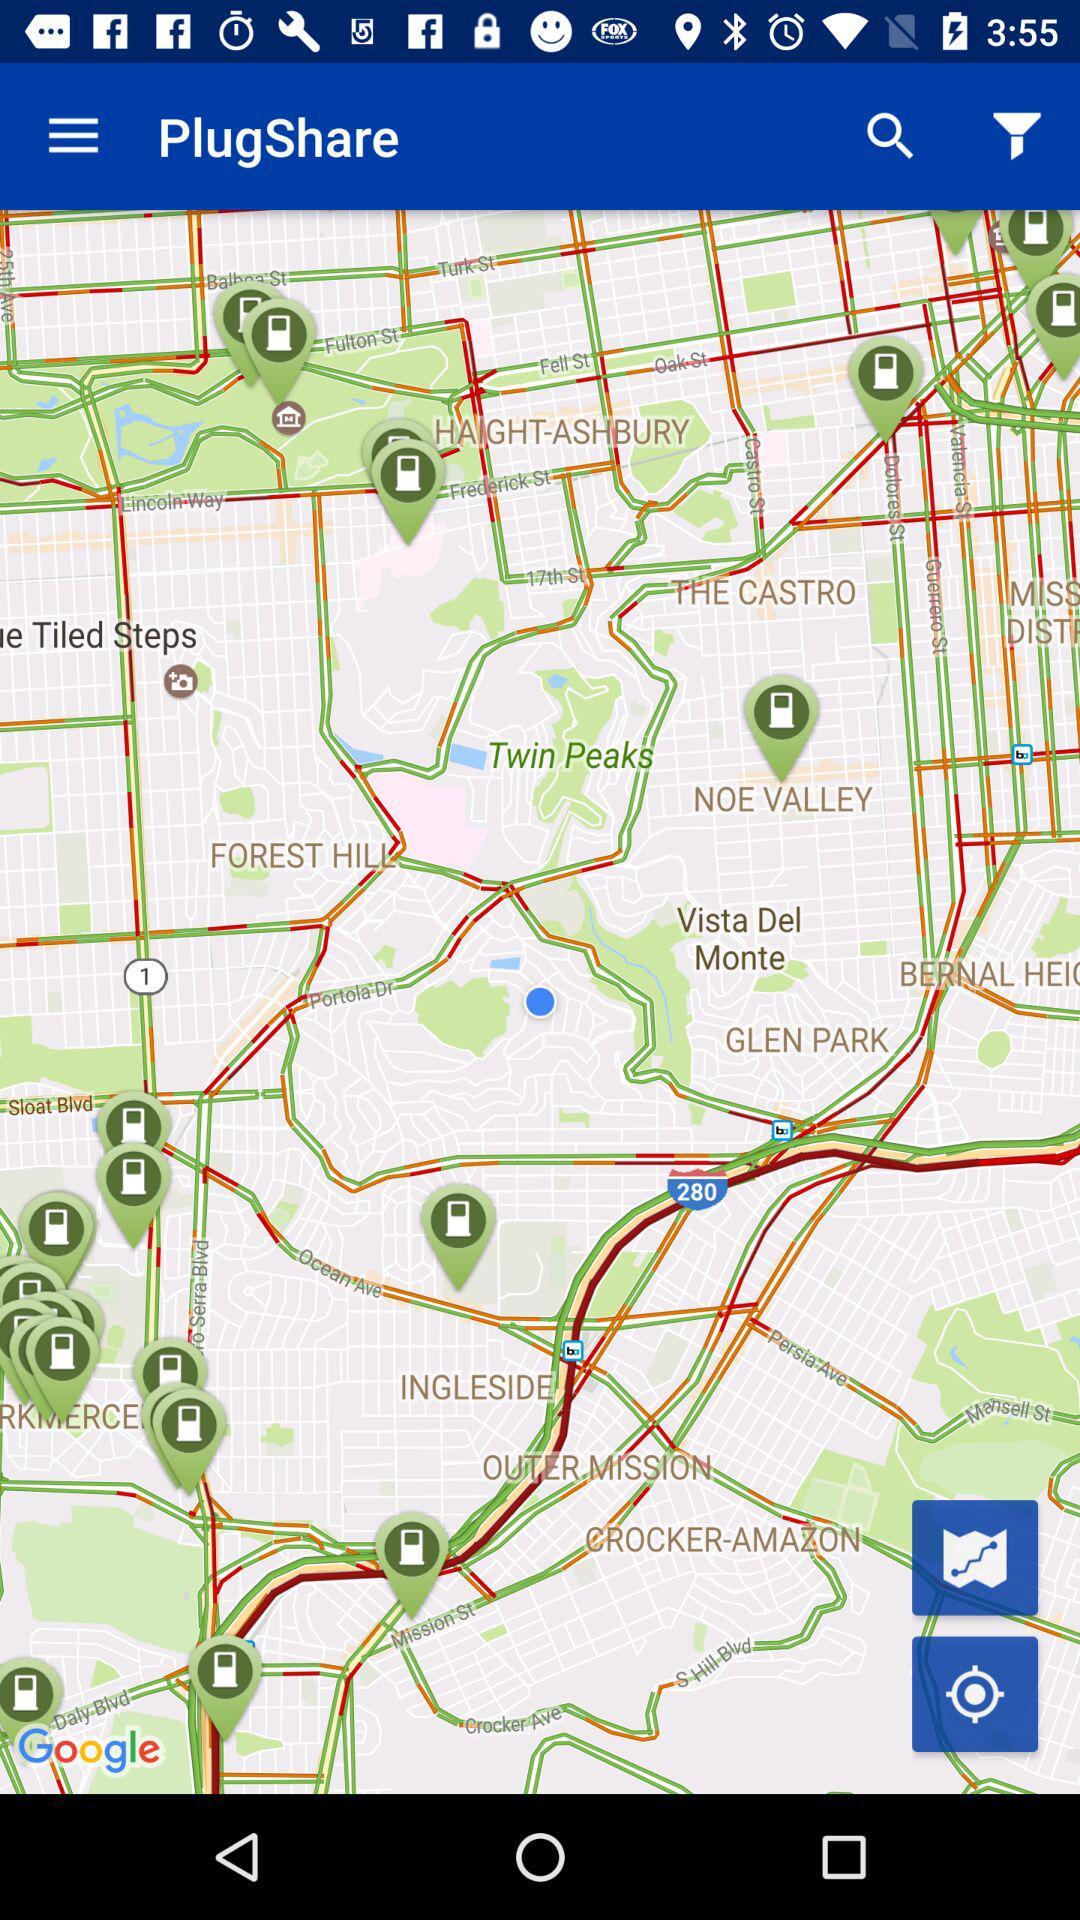  What do you see at coordinates (974, 1693) in the screenshot?
I see `the location_crosshair icon` at bounding box center [974, 1693].